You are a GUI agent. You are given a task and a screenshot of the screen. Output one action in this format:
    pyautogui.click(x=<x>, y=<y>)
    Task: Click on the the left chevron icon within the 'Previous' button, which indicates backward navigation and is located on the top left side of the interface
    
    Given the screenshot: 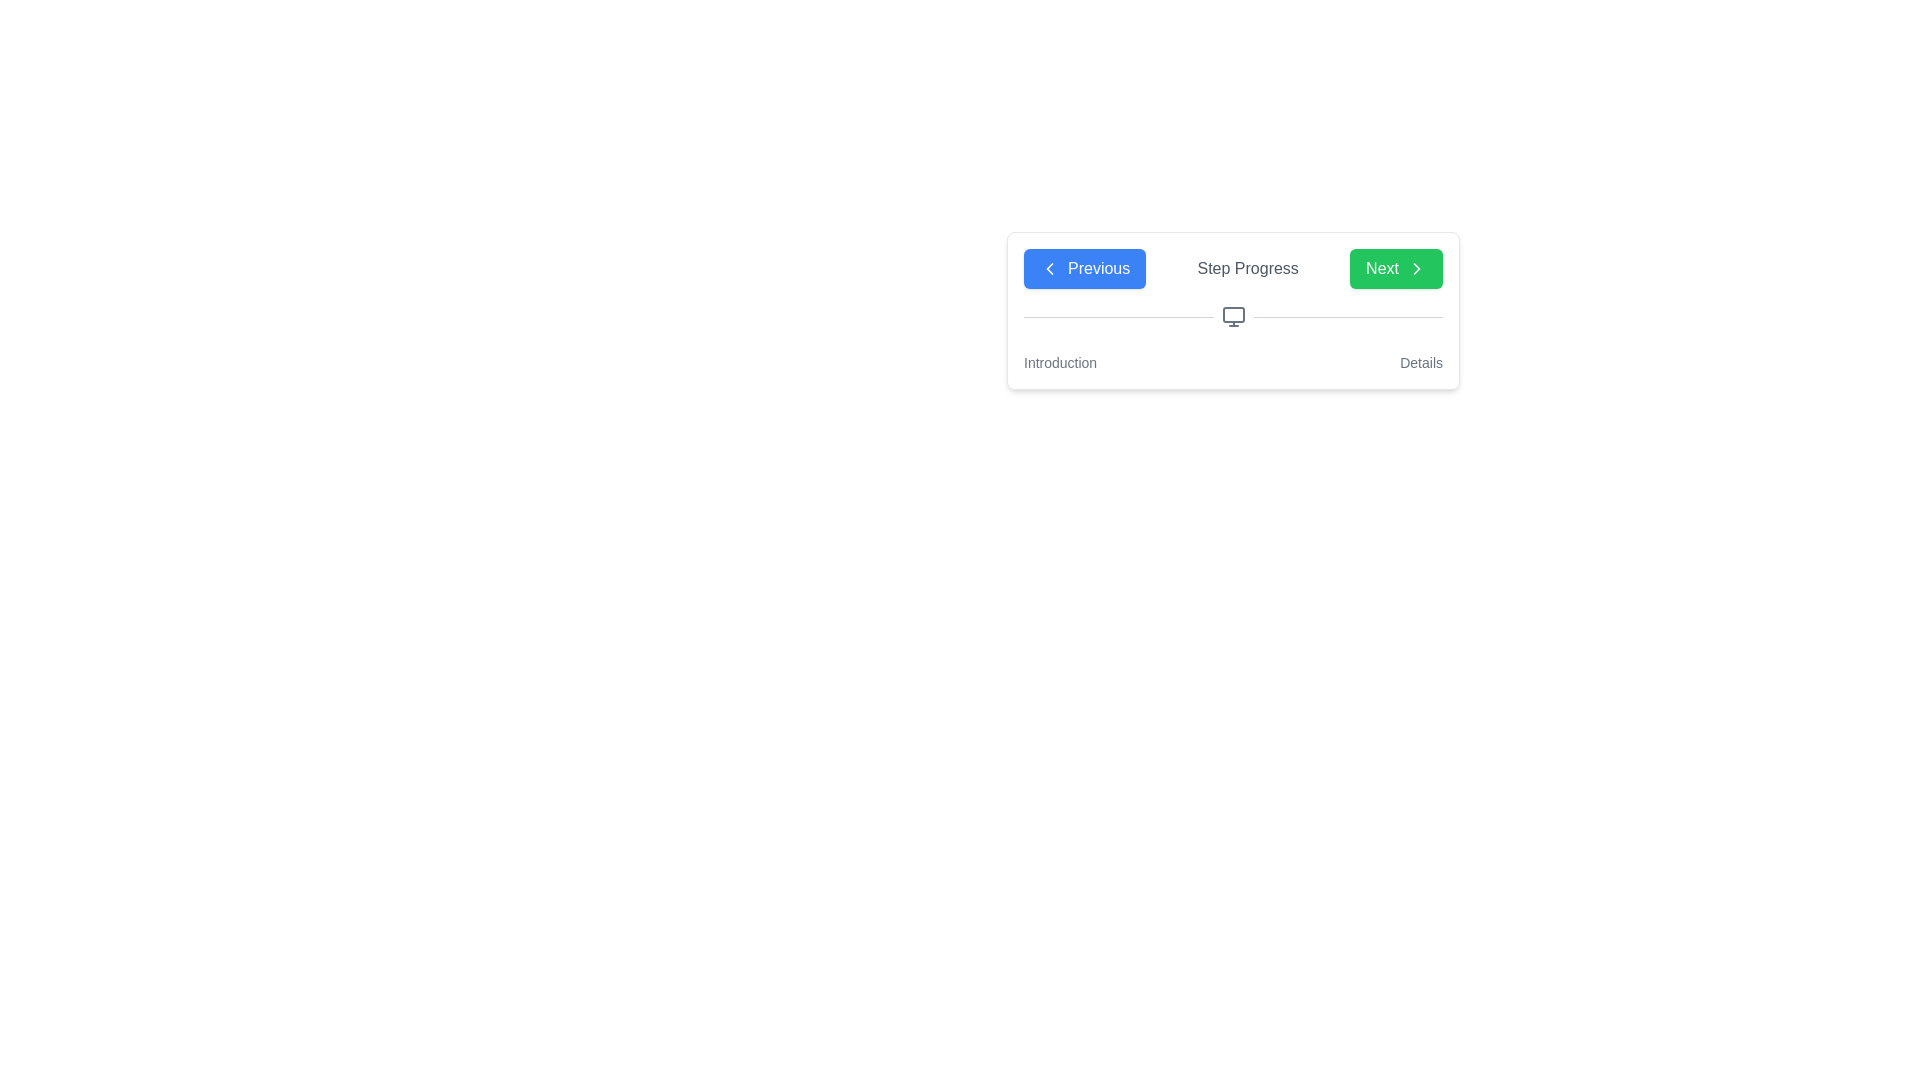 What is the action you would take?
    pyautogui.click(x=1049, y=268)
    